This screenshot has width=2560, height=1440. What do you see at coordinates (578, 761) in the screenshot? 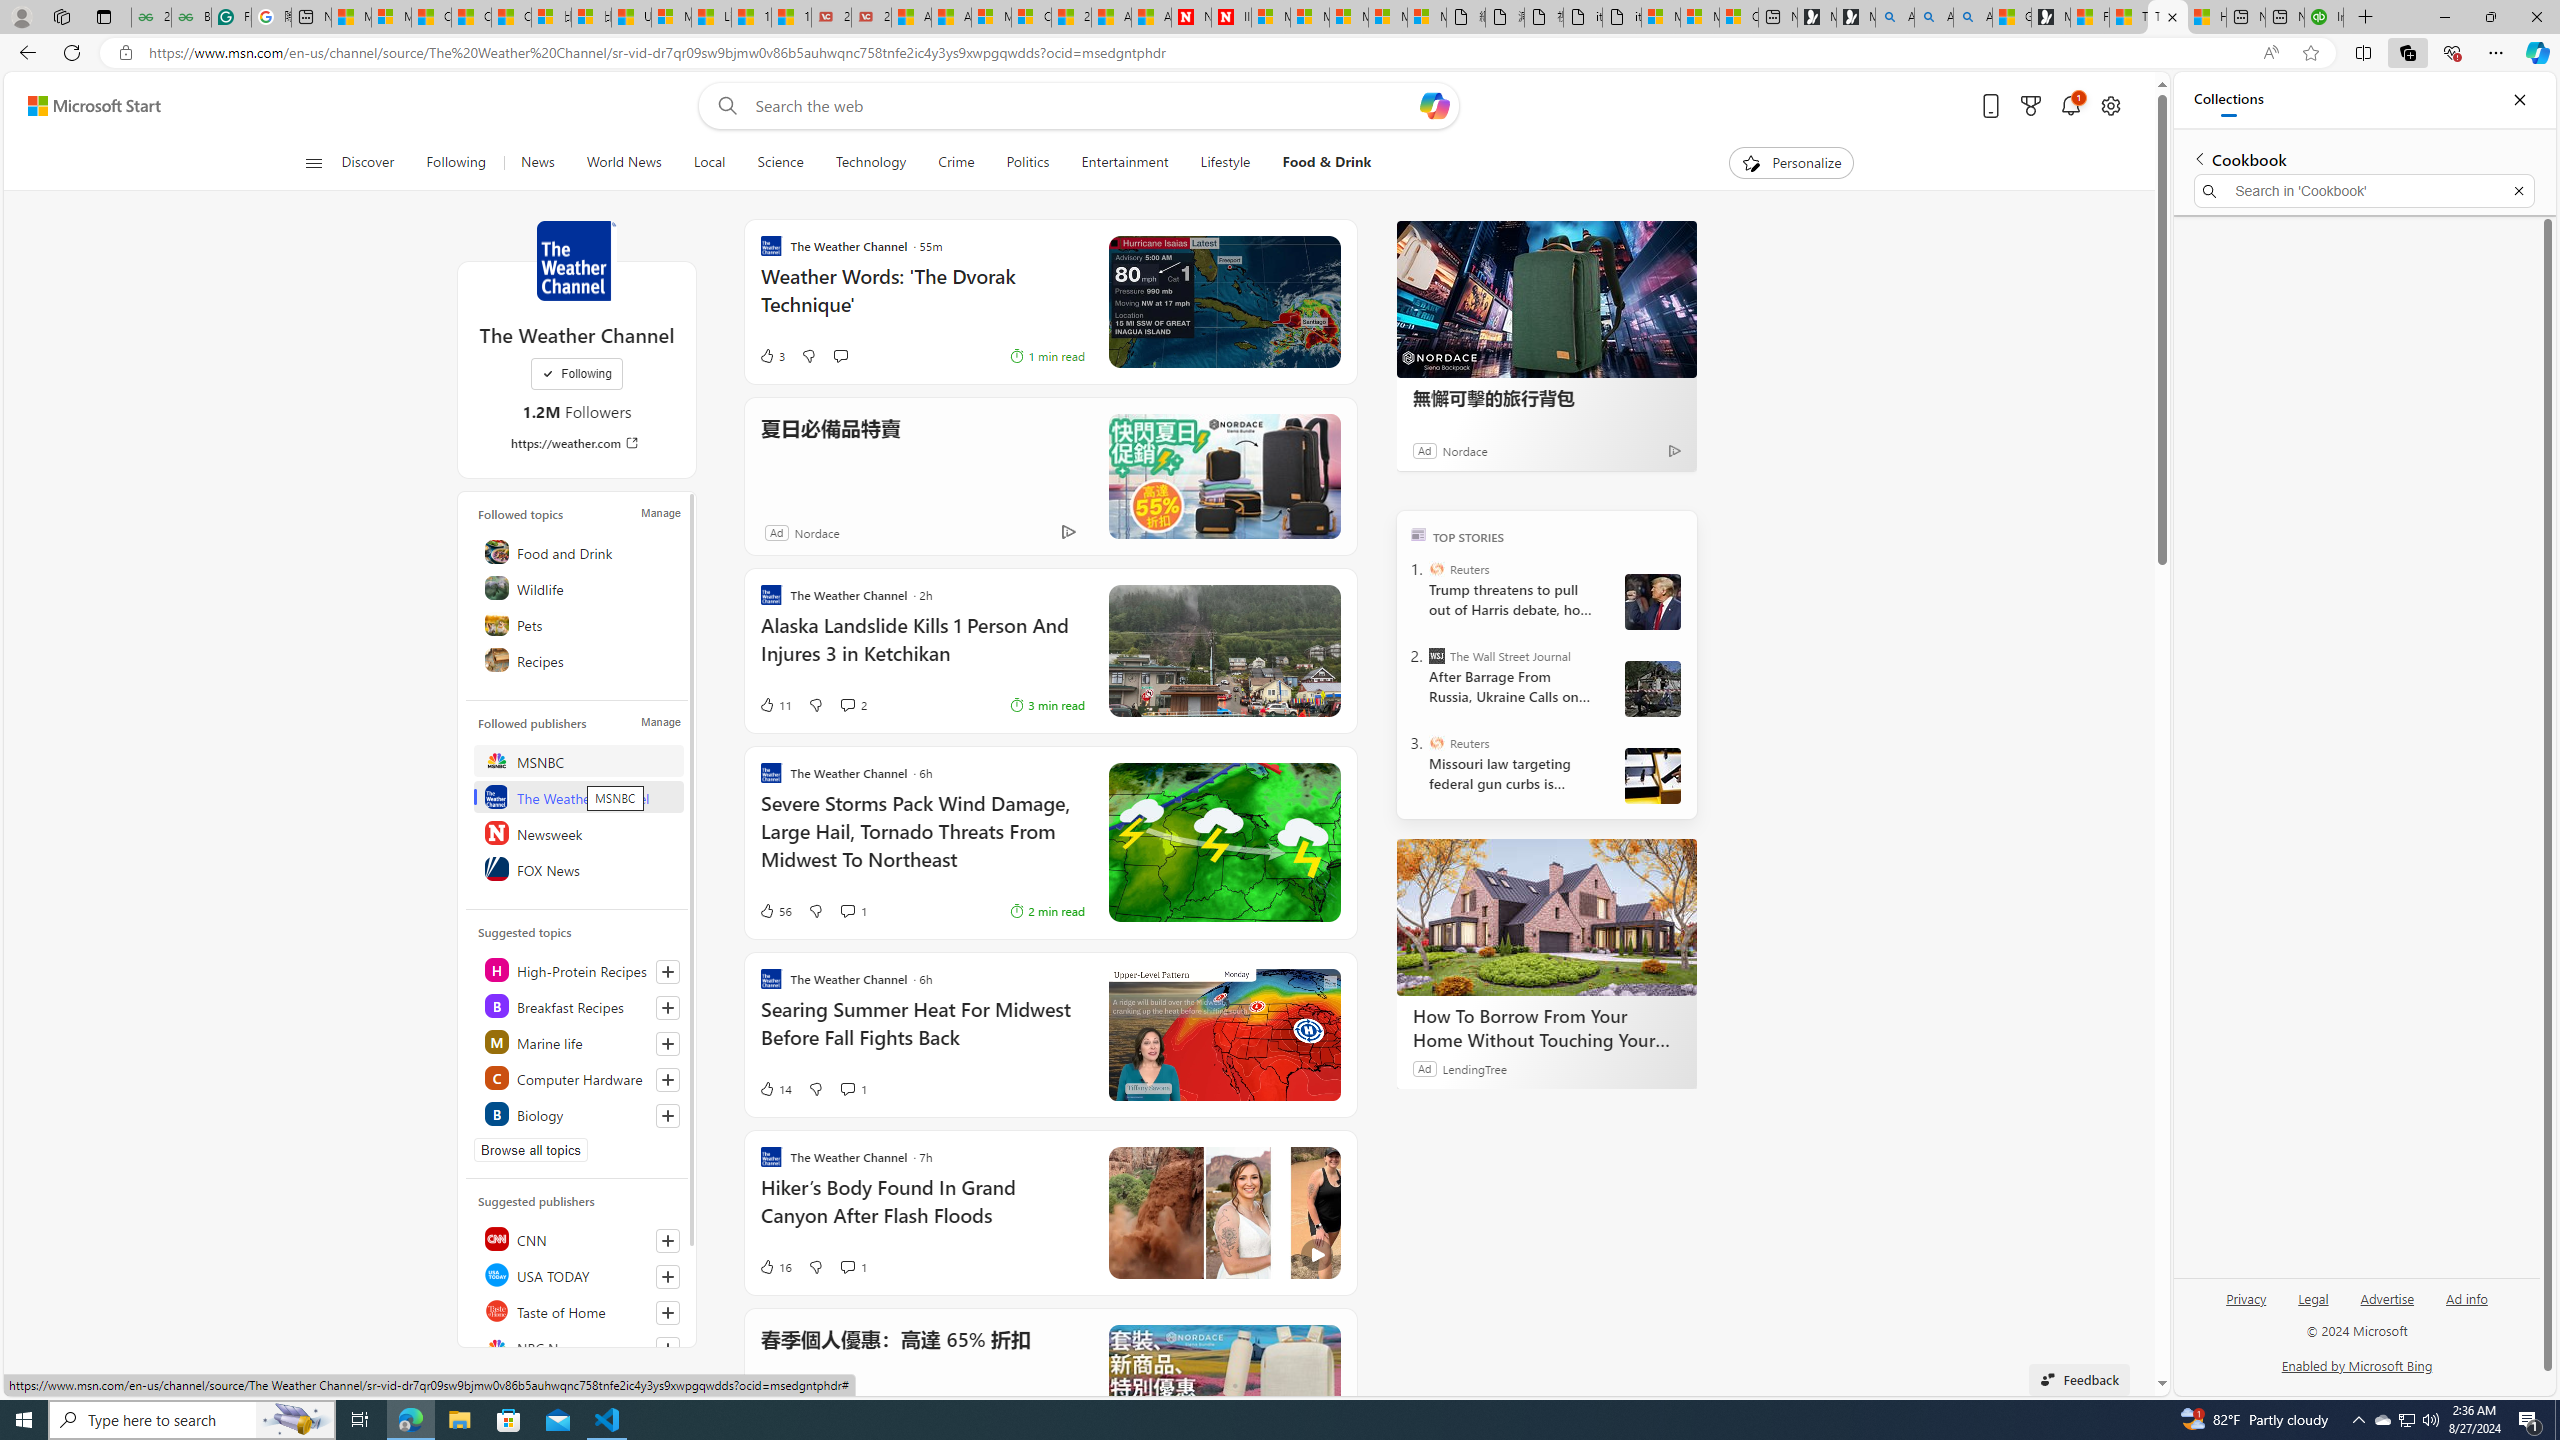
I see `'MSNBC'` at bounding box center [578, 761].